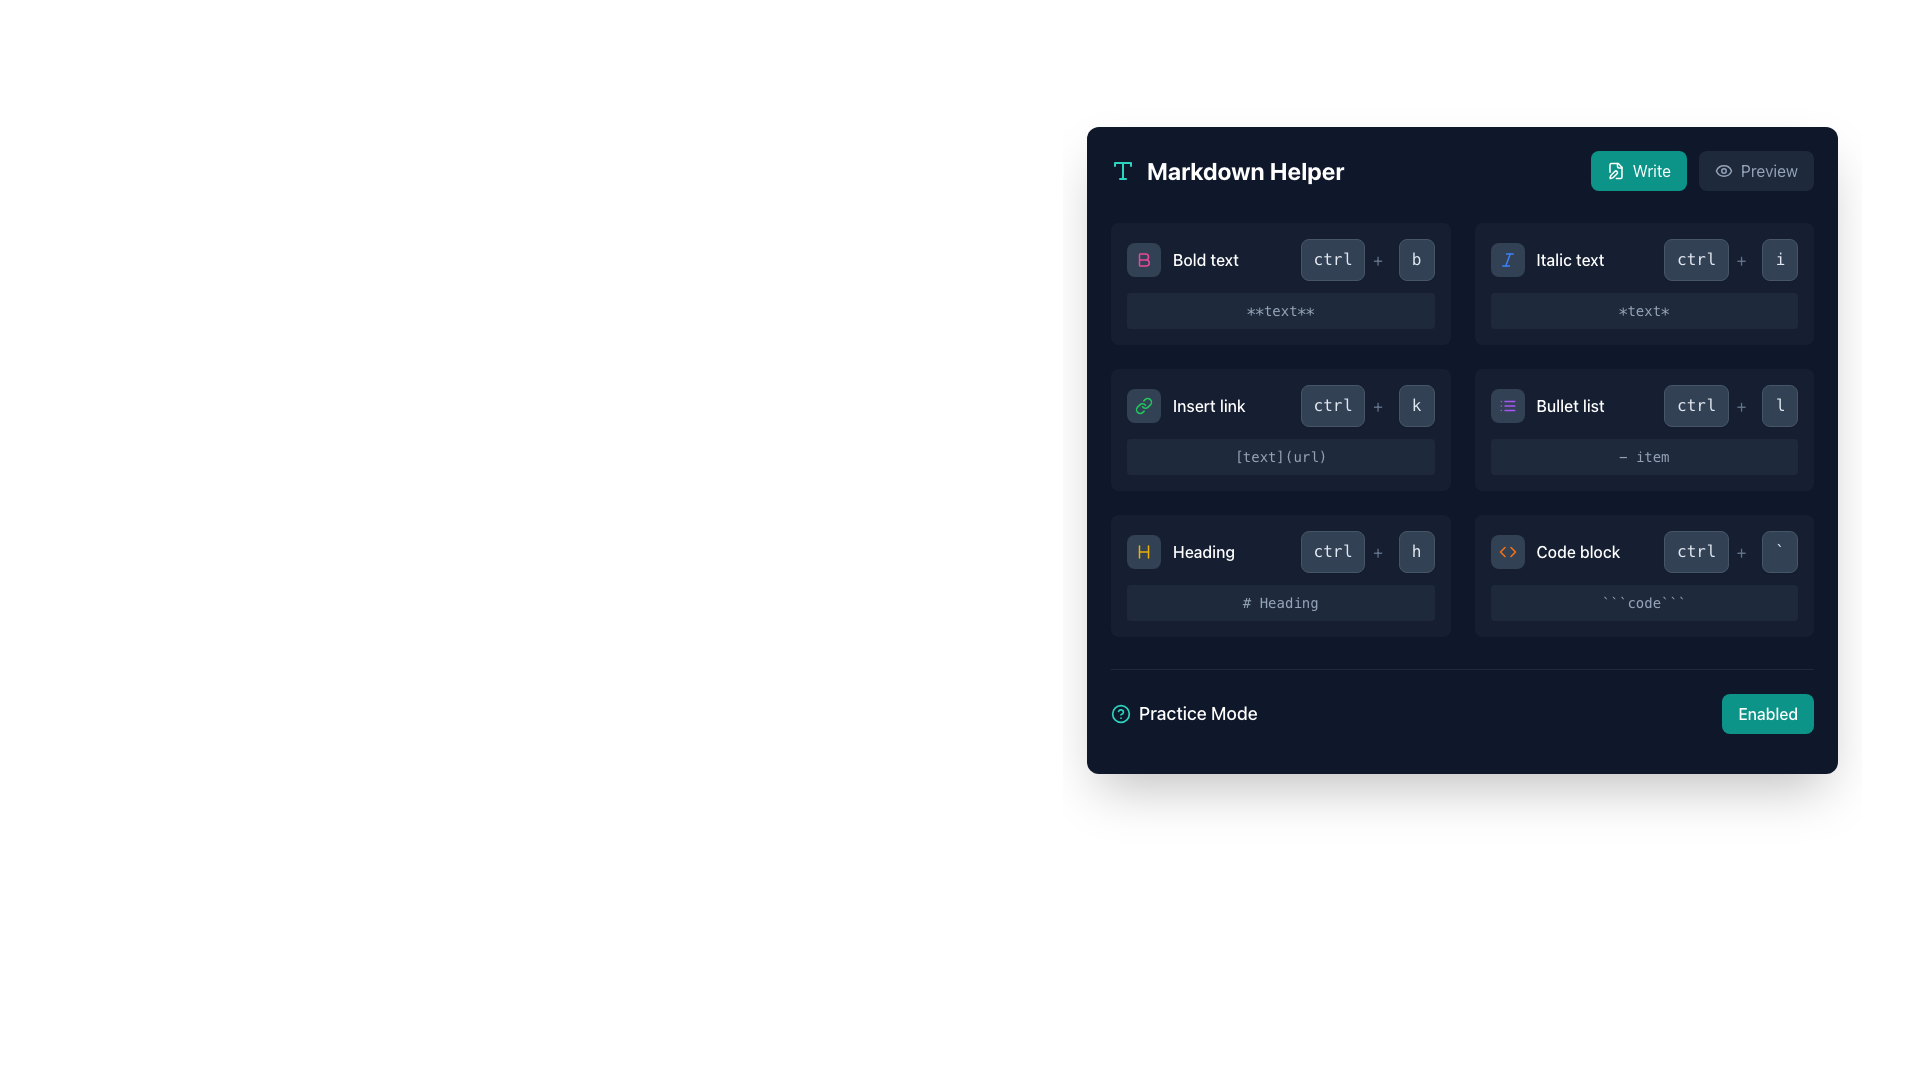 This screenshot has height=1080, width=1920. Describe the element at coordinates (1180, 551) in the screenshot. I see `the button with the yellow 'H' icon and the text 'Heading'` at that location.